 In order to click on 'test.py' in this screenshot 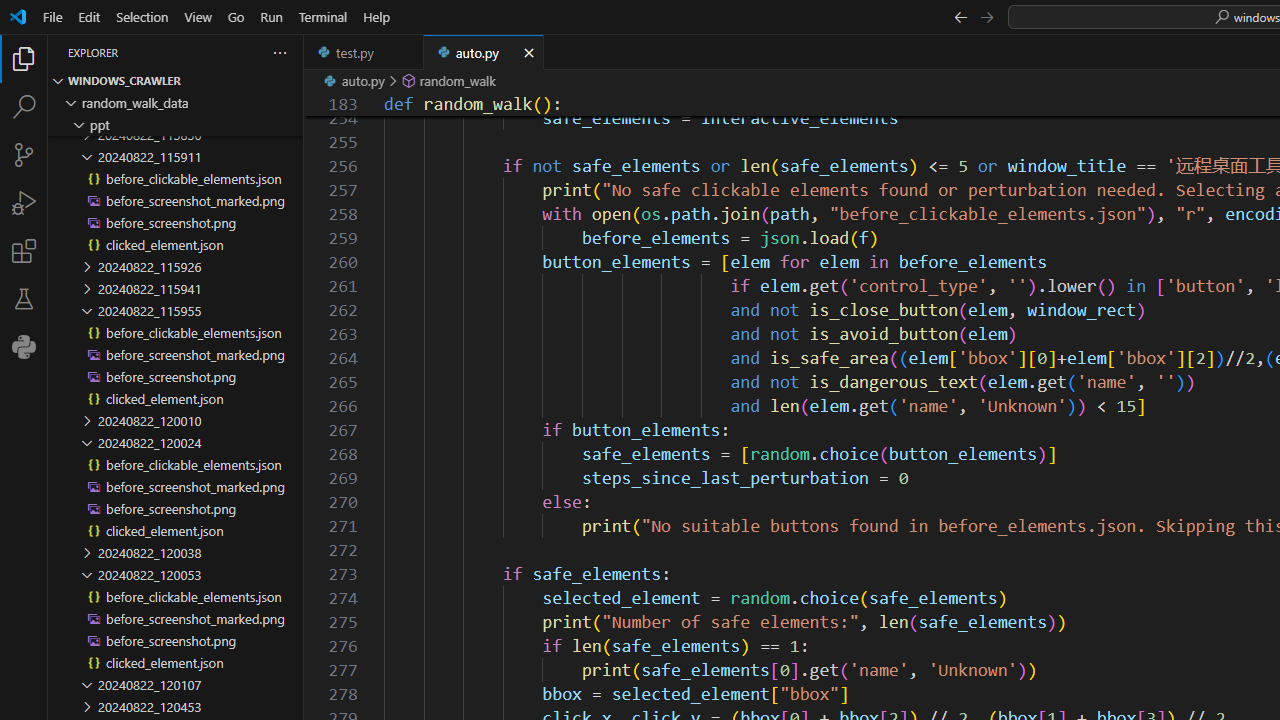, I will do `click(364, 51)`.